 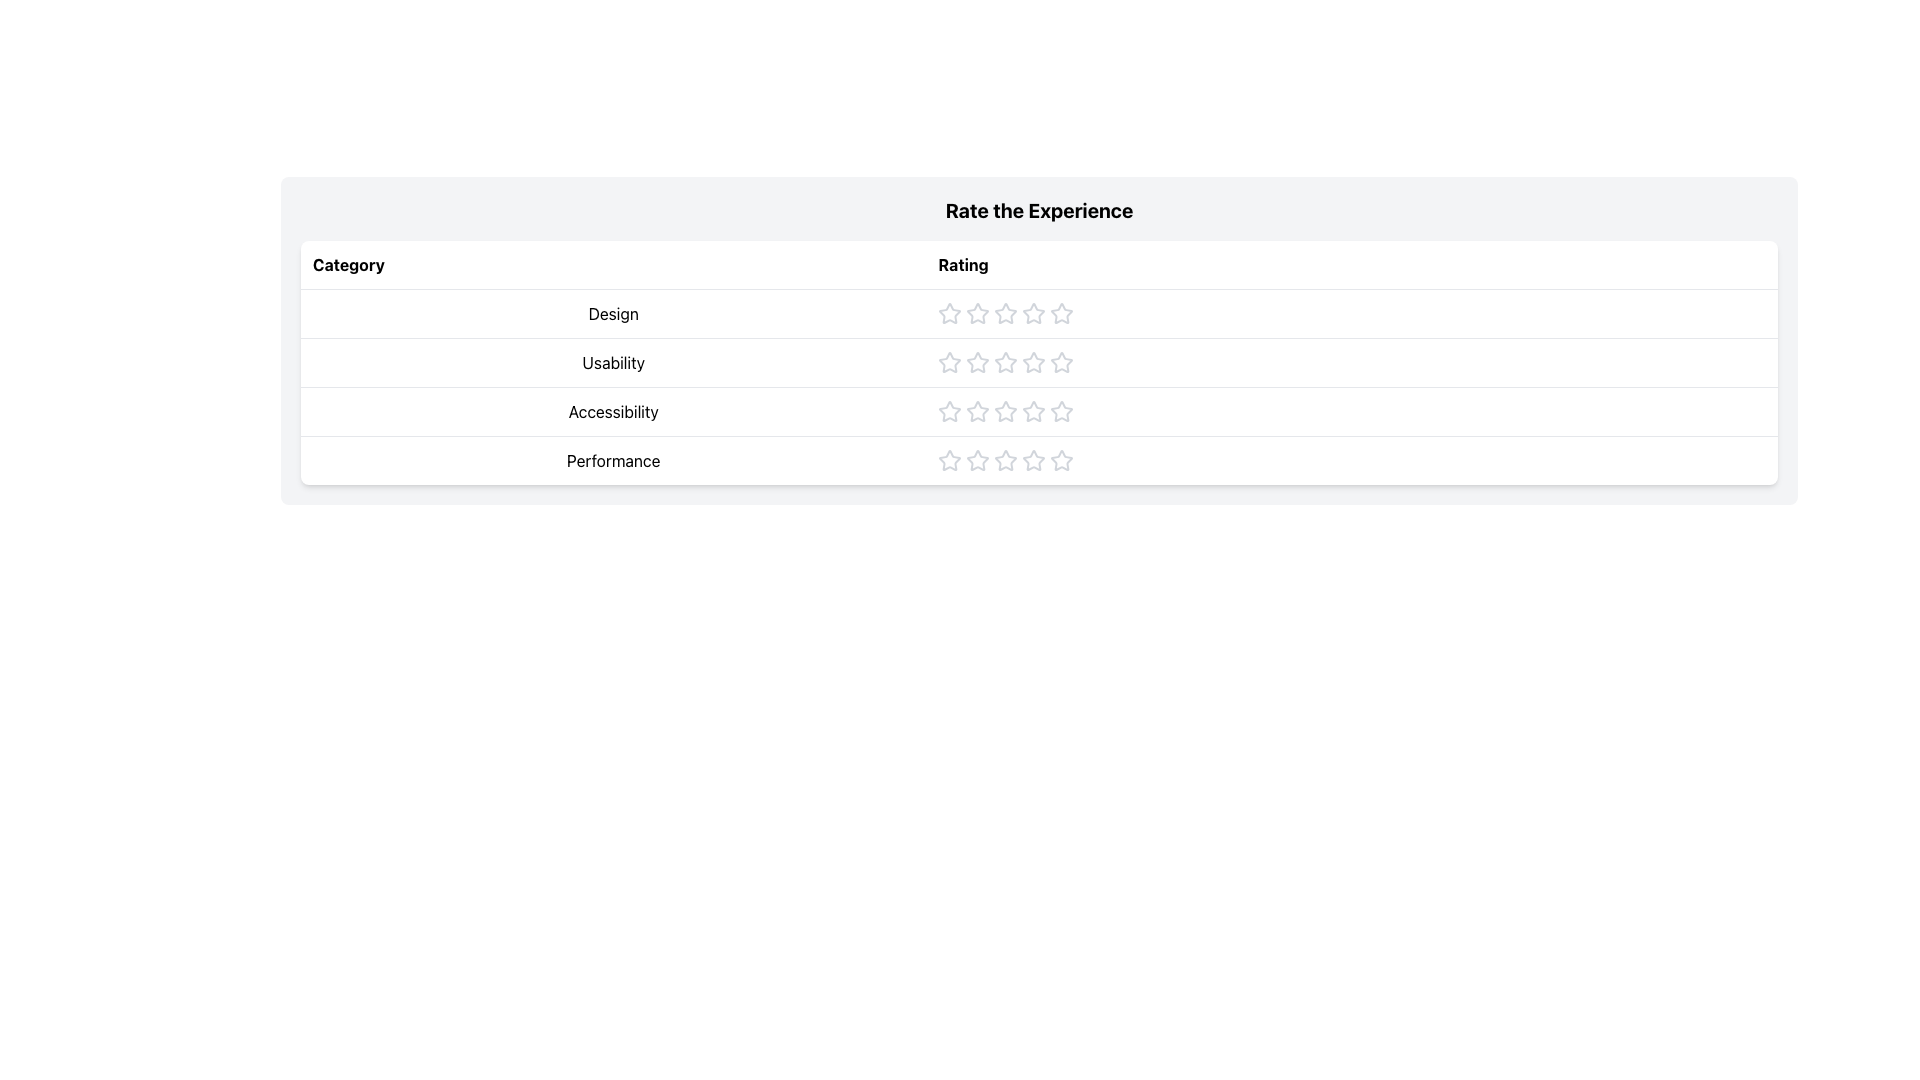 I want to click on the second star icon from the left in the 'Design' row under the 'Rate the Experience' column, so click(x=978, y=313).